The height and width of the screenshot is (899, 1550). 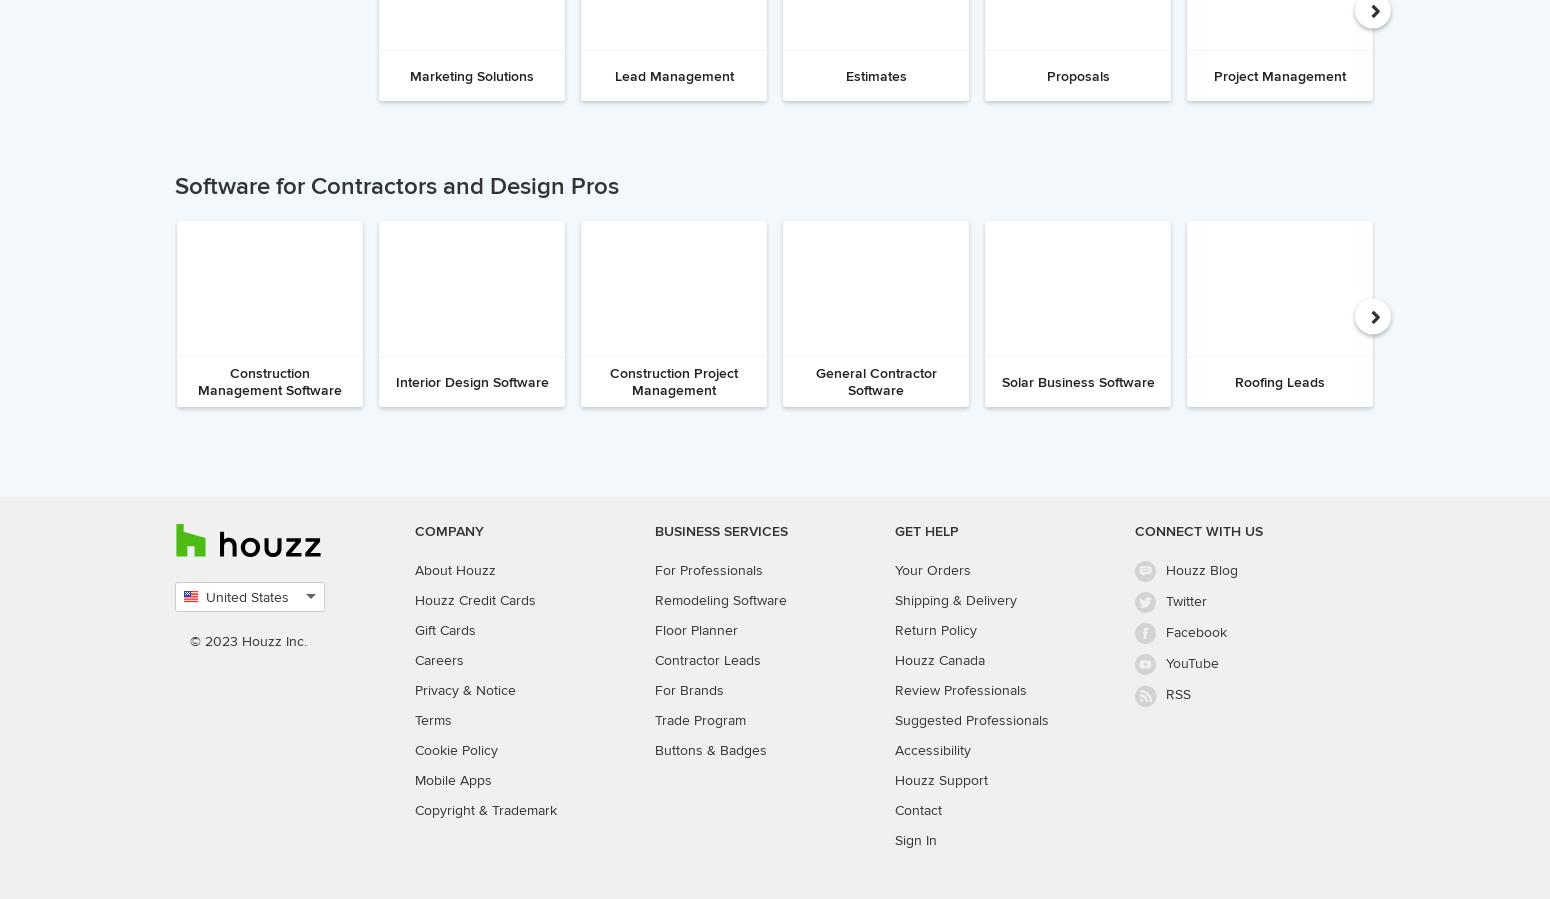 I want to click on '&', so click(x=466, y=688).